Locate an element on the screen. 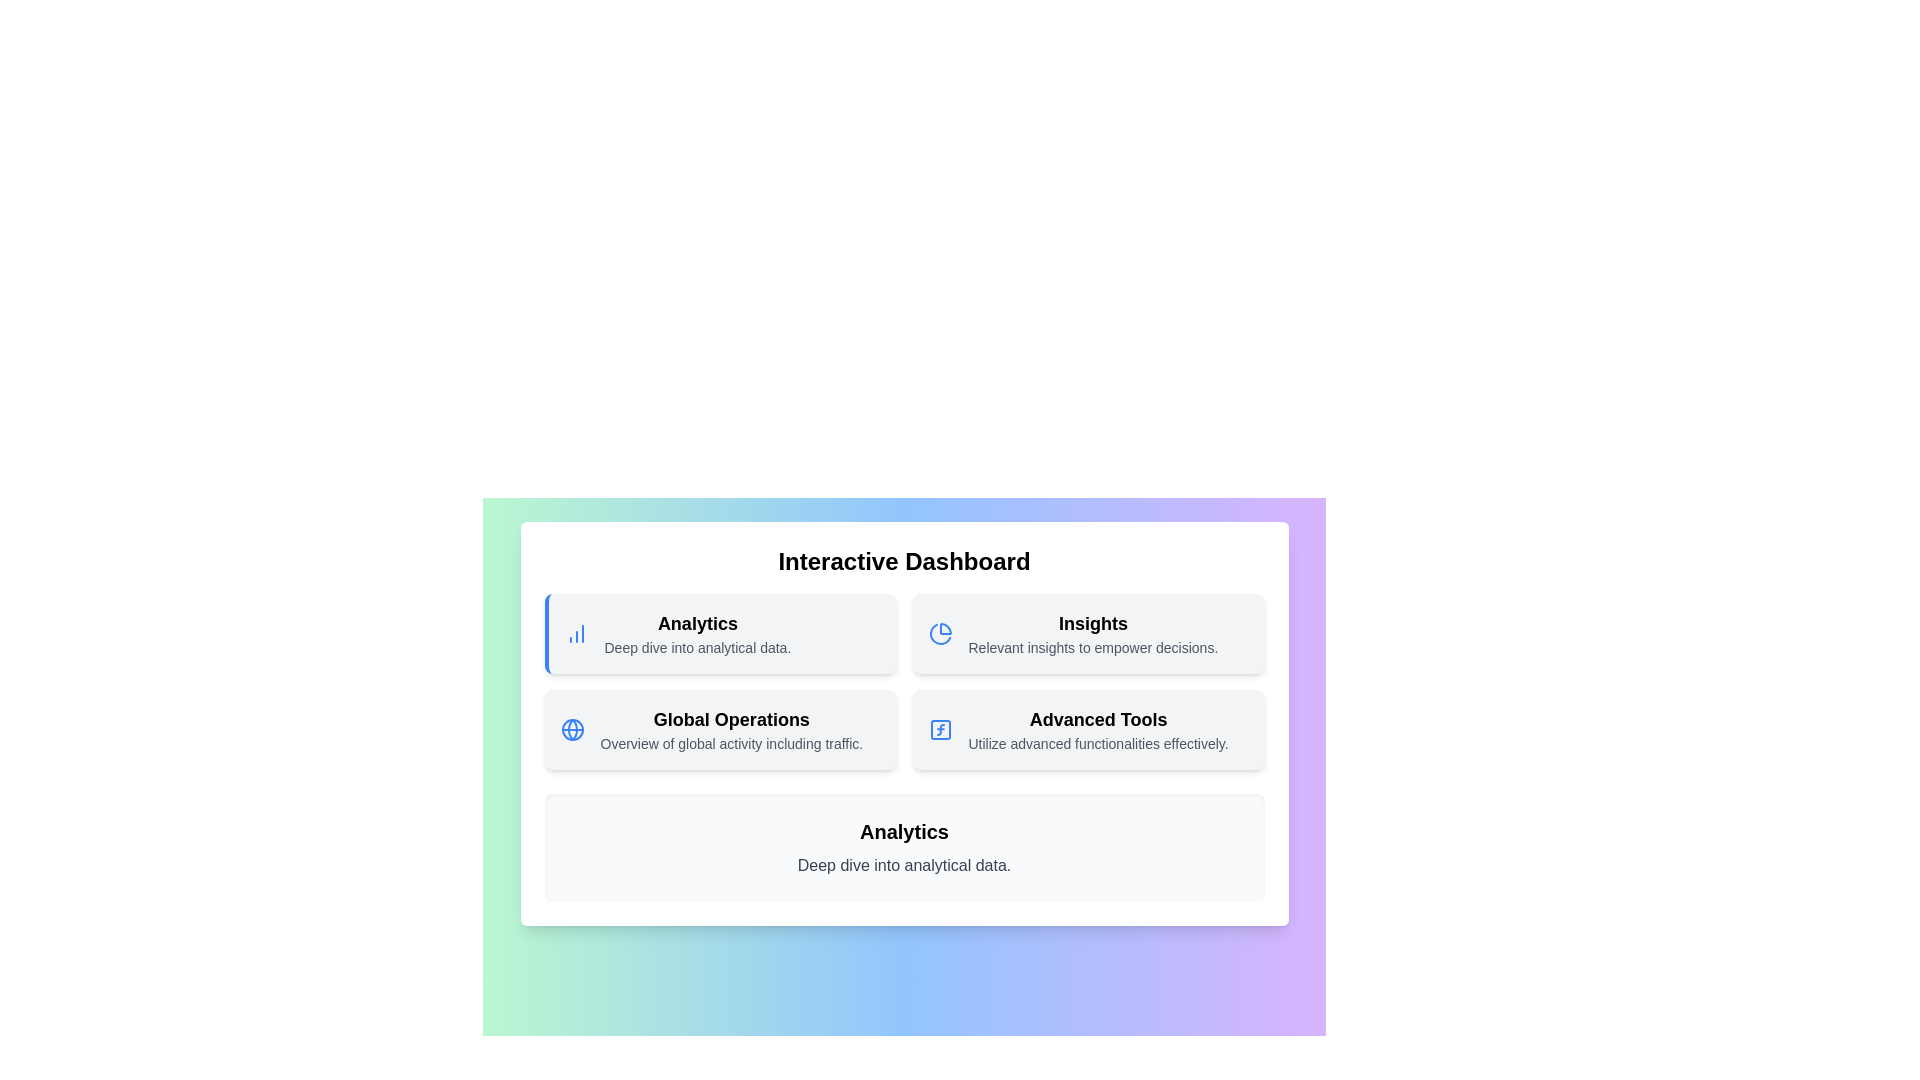 The height and width of the screenshot is (1080, 1920). the menu item Analytics to view its details is located at coordinates (720, 633).